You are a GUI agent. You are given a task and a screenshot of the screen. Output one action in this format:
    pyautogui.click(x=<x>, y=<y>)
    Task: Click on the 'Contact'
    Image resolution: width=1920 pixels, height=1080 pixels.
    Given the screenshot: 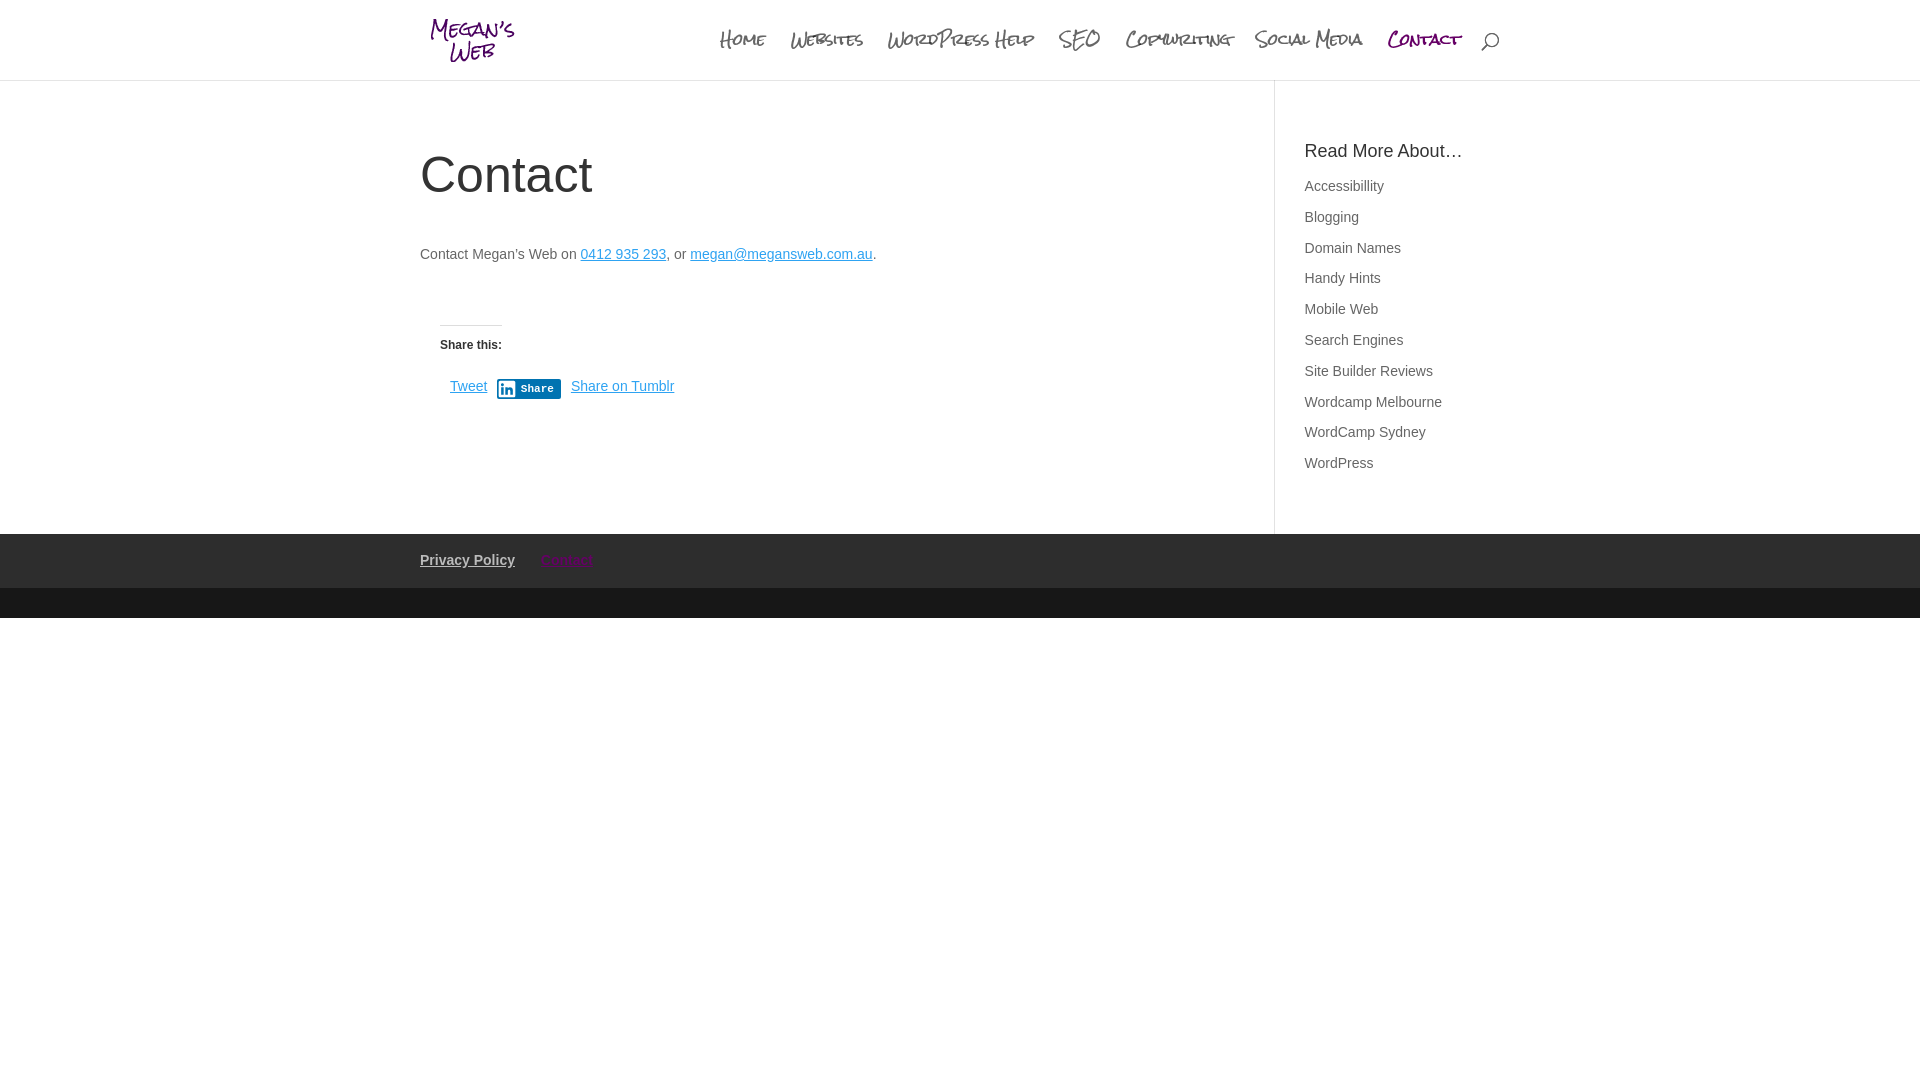 What is the action you would take?
    pyautogui.click(x=565, y=559)
    